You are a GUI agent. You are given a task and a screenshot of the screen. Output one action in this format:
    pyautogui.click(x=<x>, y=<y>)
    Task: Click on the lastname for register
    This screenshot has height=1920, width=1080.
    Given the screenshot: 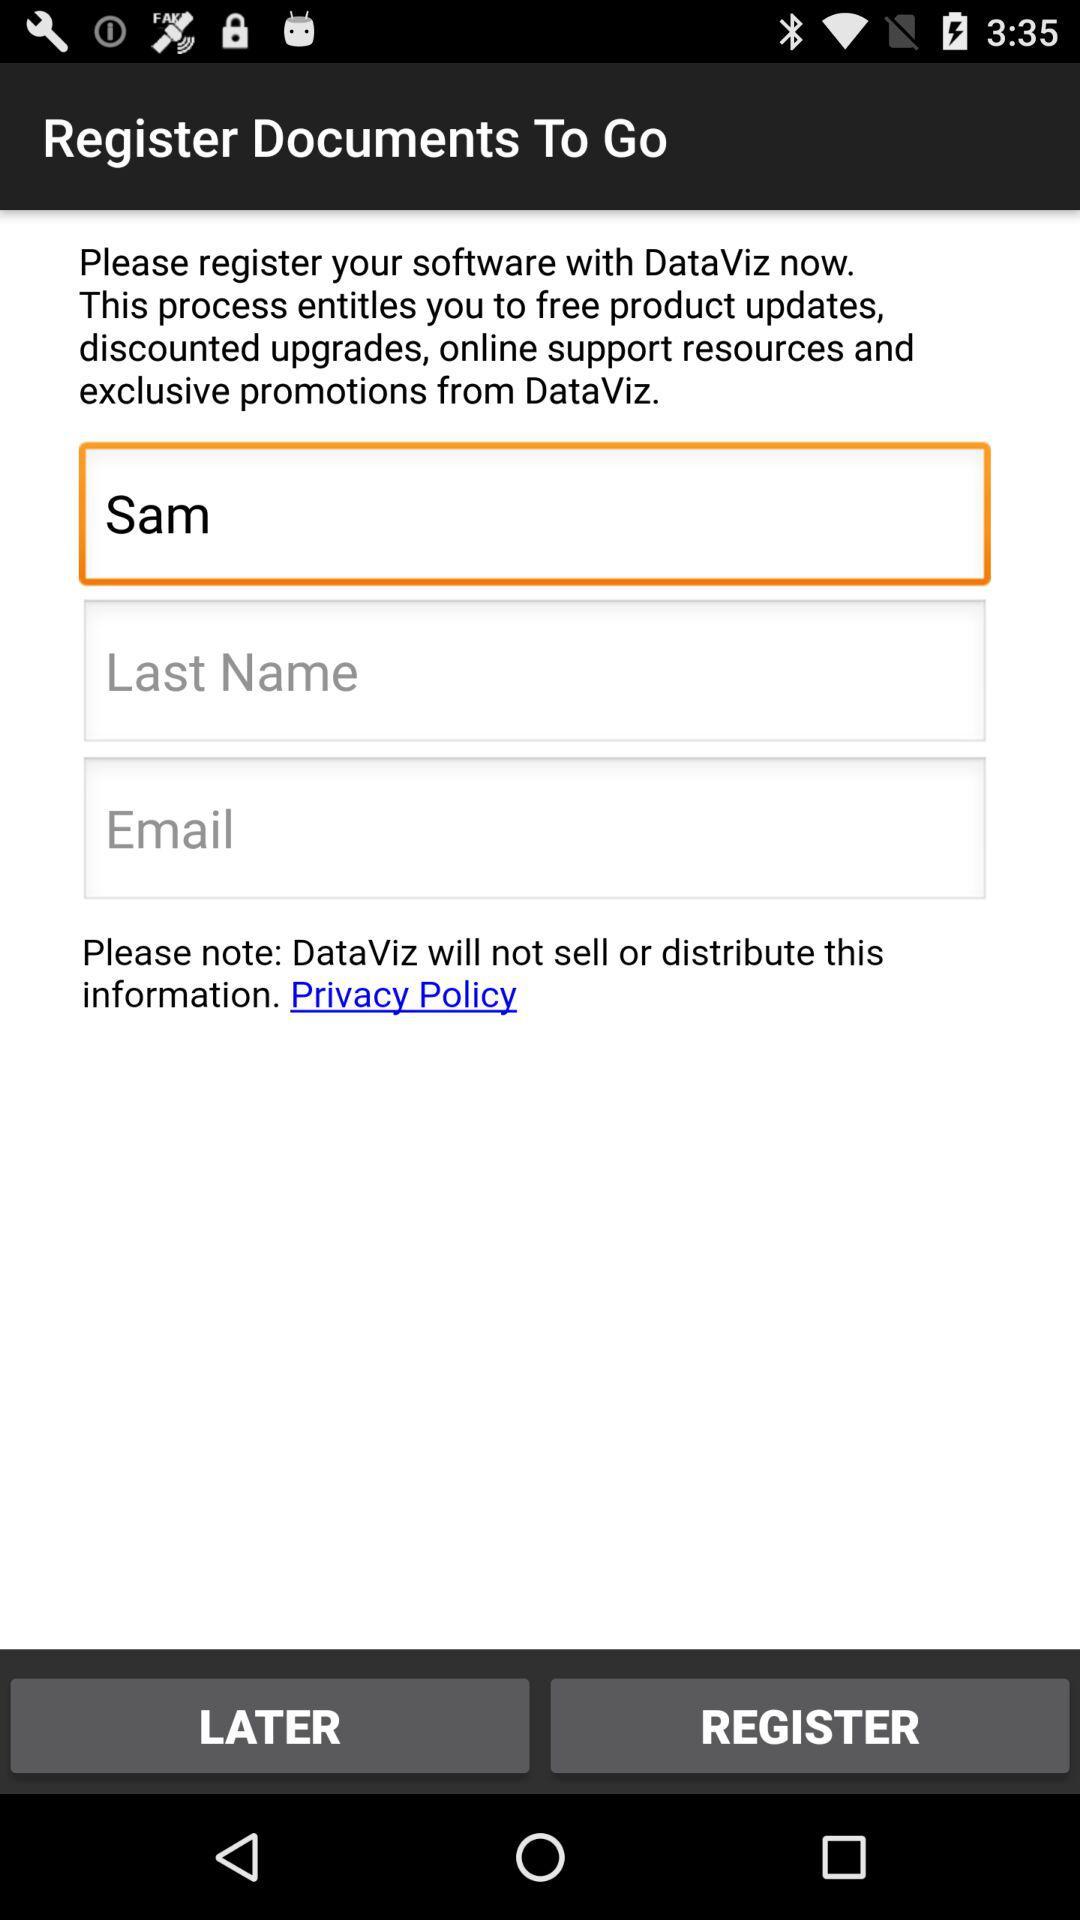 What is the action you would take?
    pyautogui.click(x=533, y=676)
    